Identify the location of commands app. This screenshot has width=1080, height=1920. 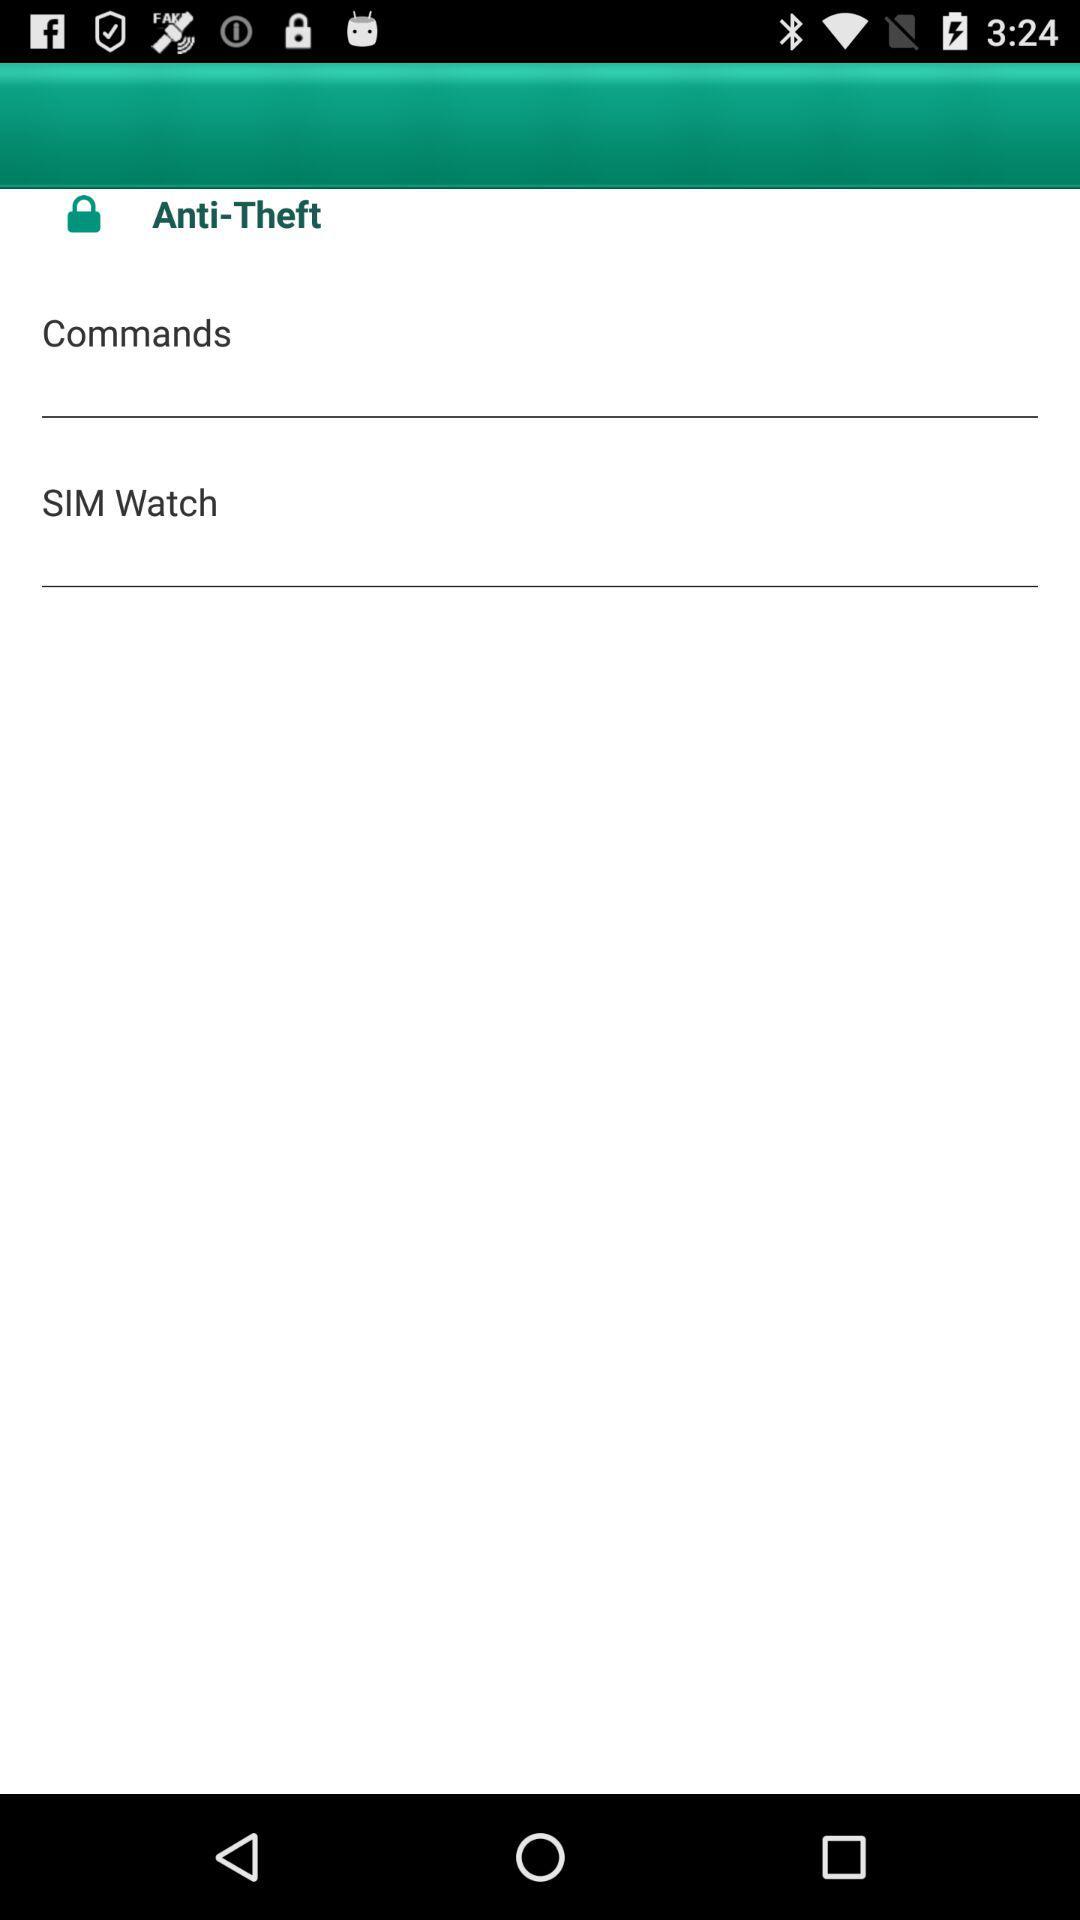
(135, 332).